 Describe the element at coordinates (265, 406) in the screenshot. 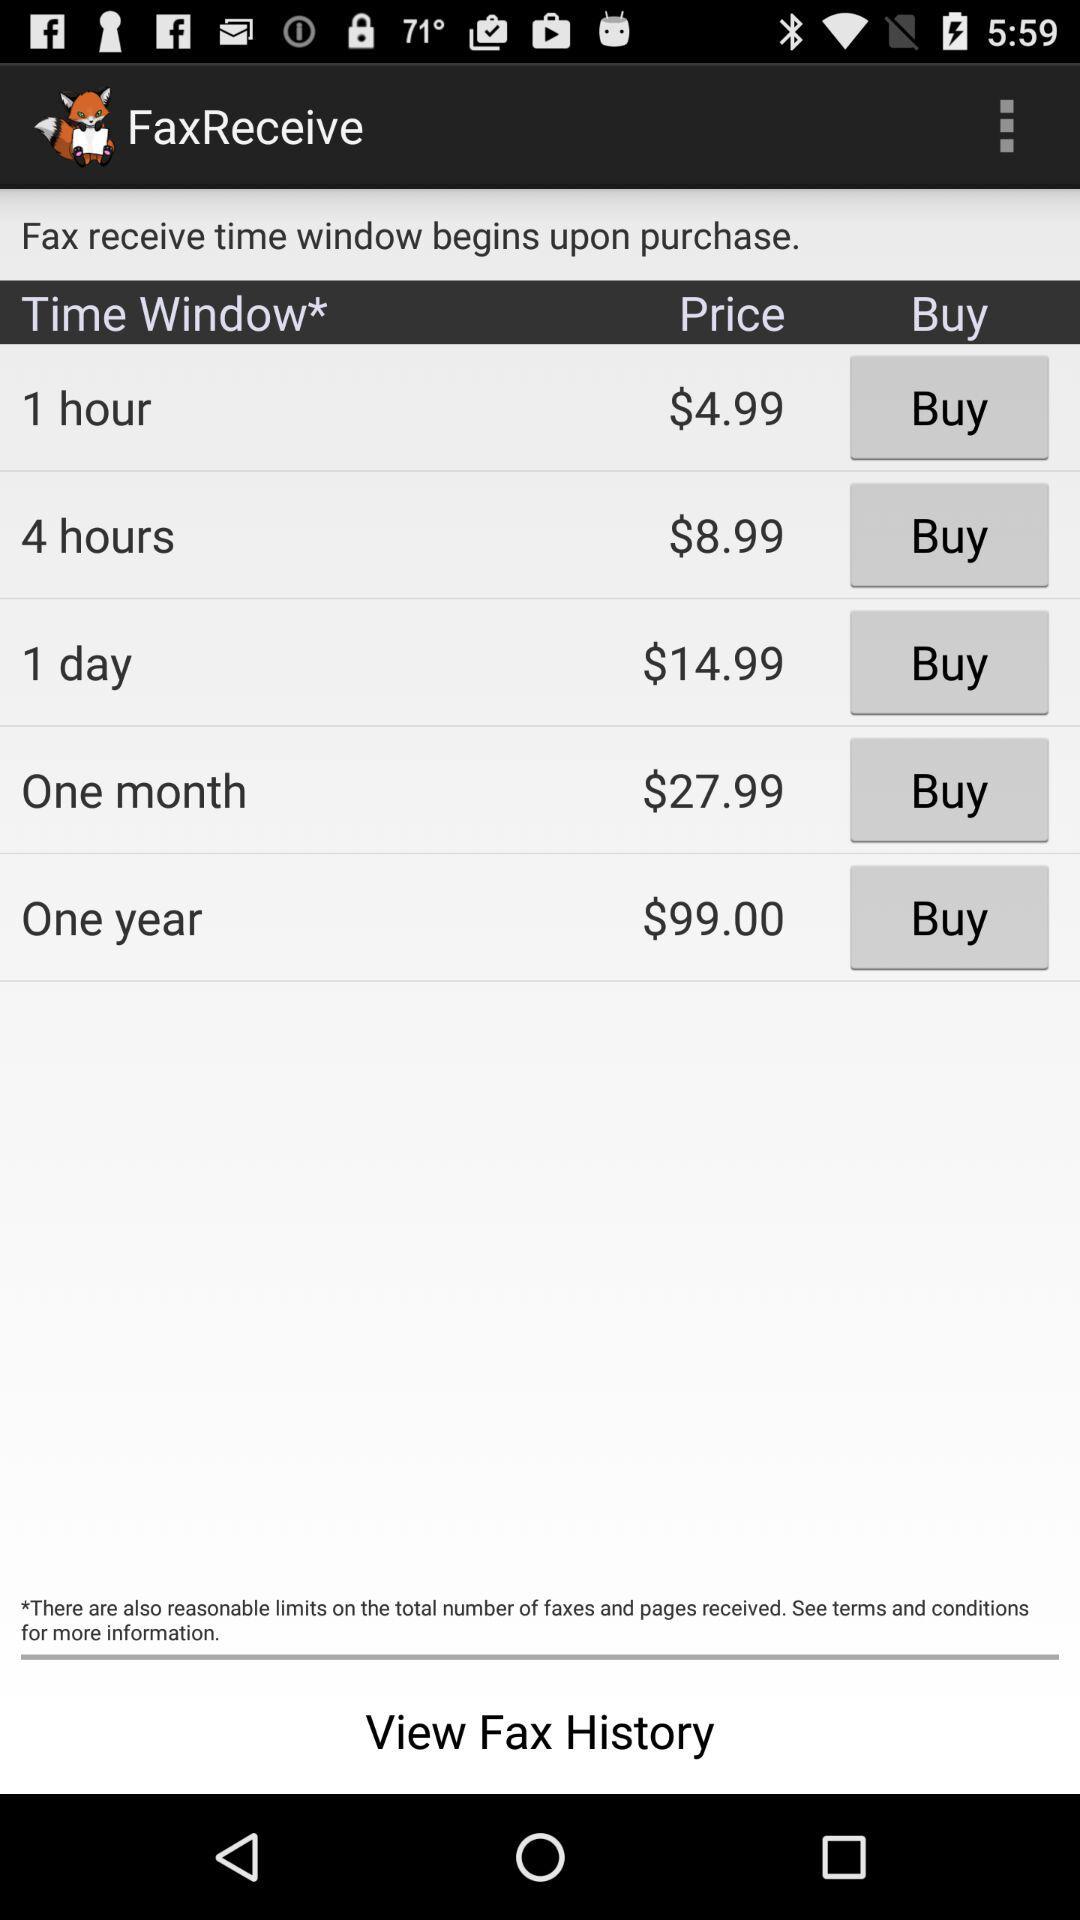

I see `app below time window* icon` at that location.